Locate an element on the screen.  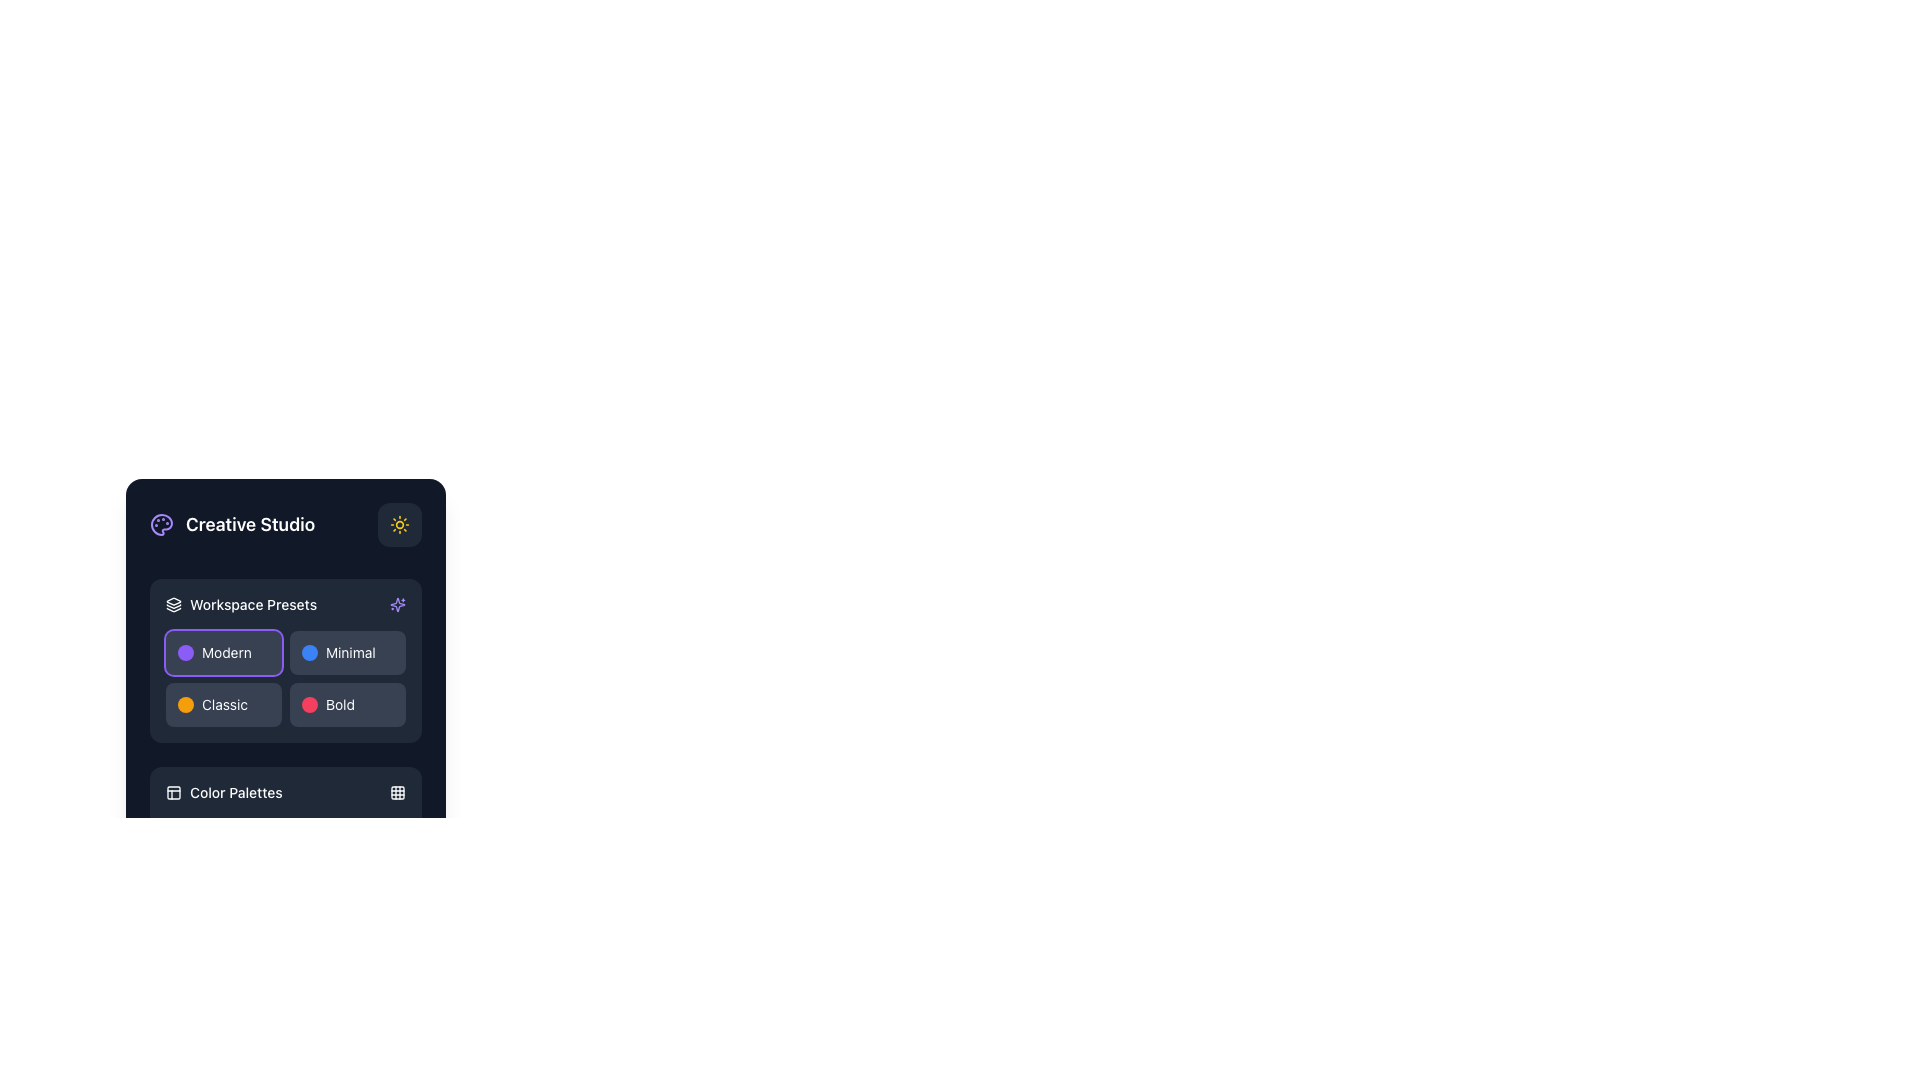
the small circular dot associated with the 'Modern' option in the 'Workspace Presets' section on the main panel is located at coordinates (186, 652).